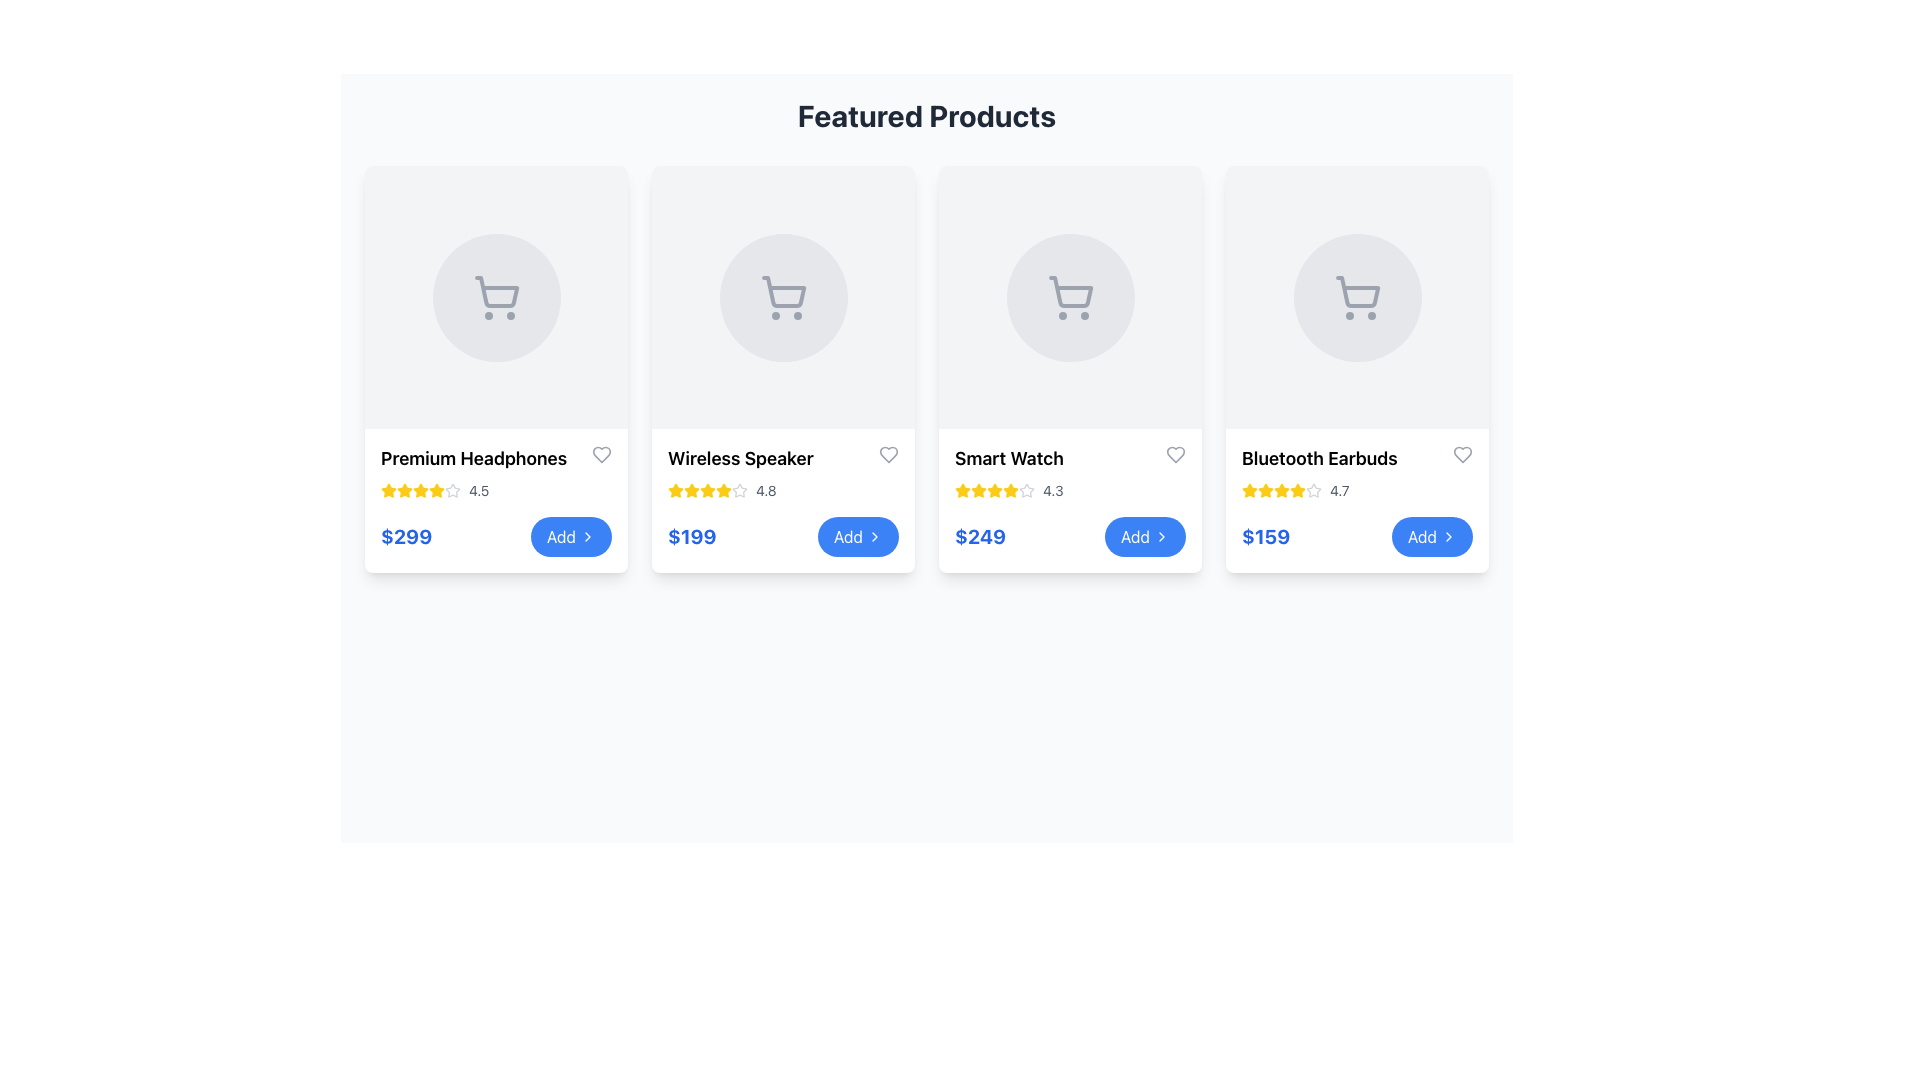 Image resolution: width=1920 pixels, height=1080 pixels. I want to click on the heart icon located in the top-right corner of the 'Wireless Speaker' product card, so click(887, 455).